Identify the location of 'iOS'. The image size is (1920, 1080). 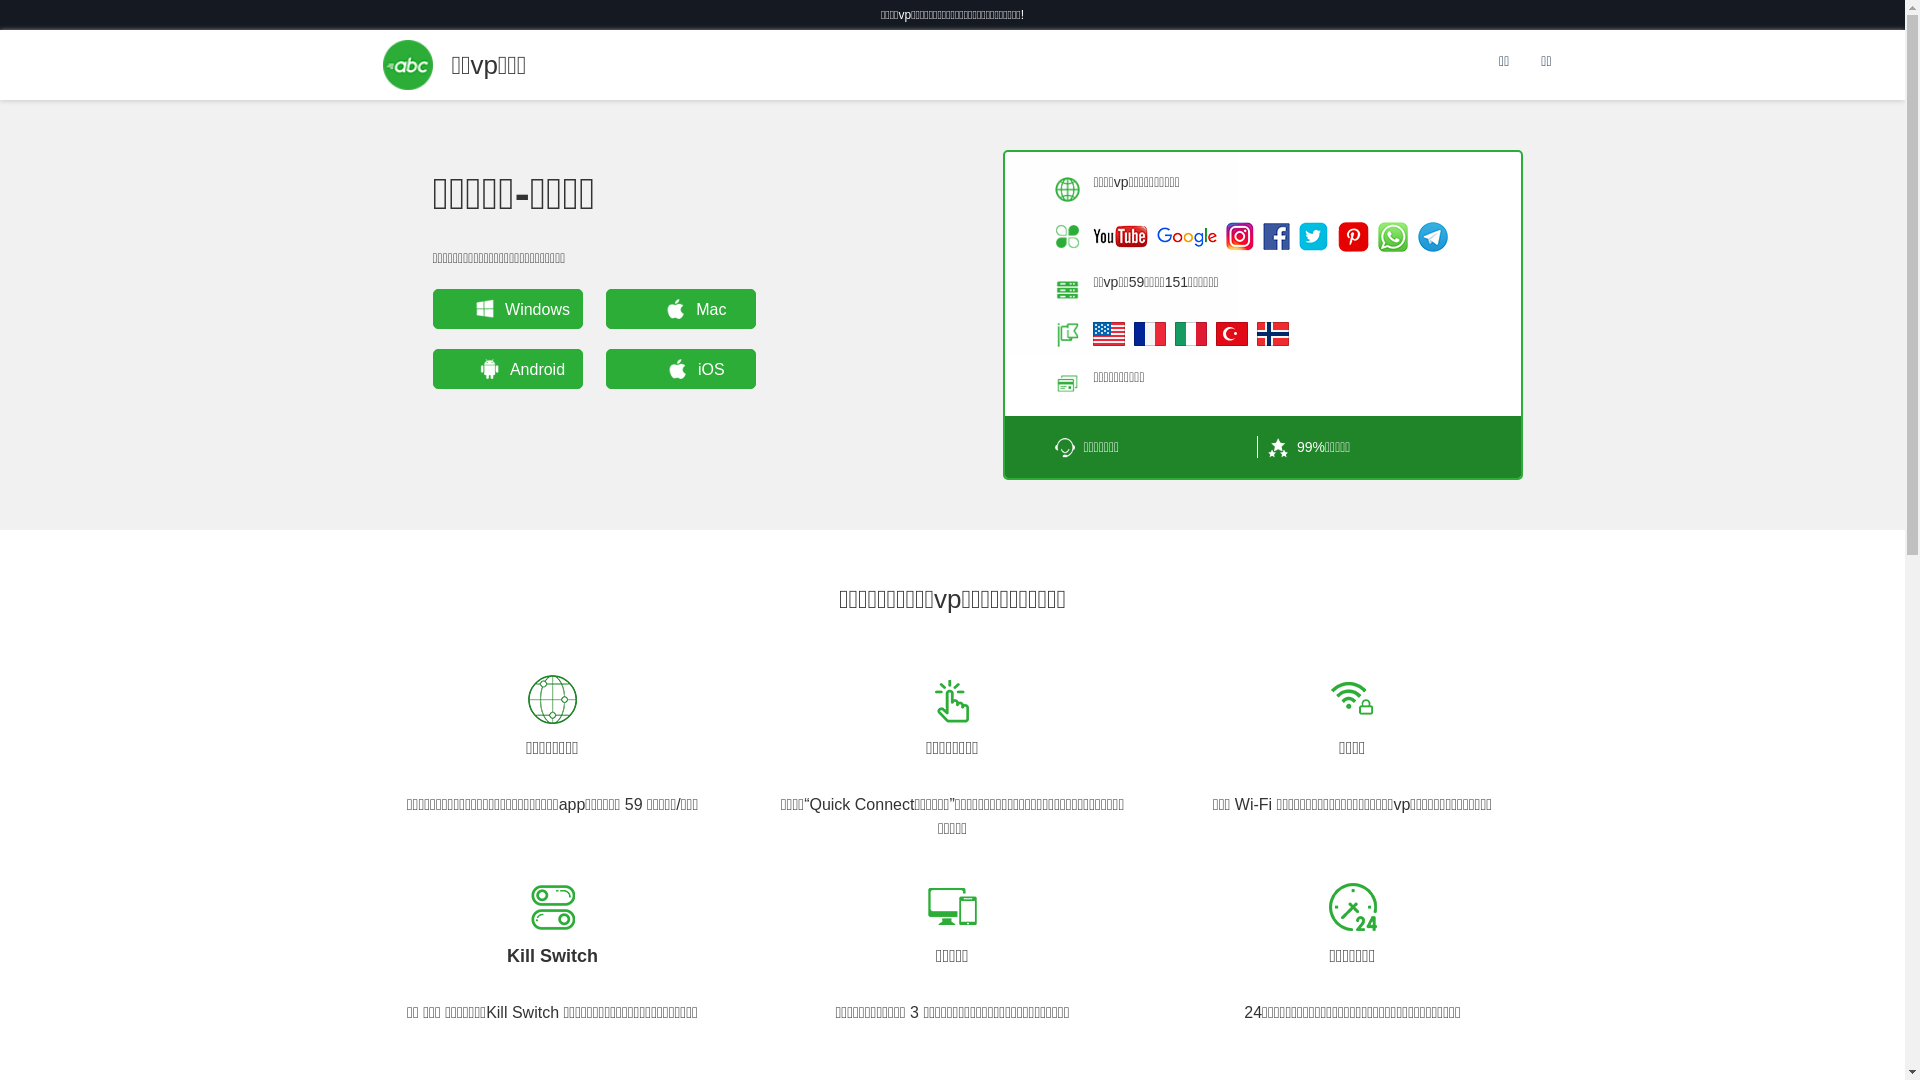
(681, 367).